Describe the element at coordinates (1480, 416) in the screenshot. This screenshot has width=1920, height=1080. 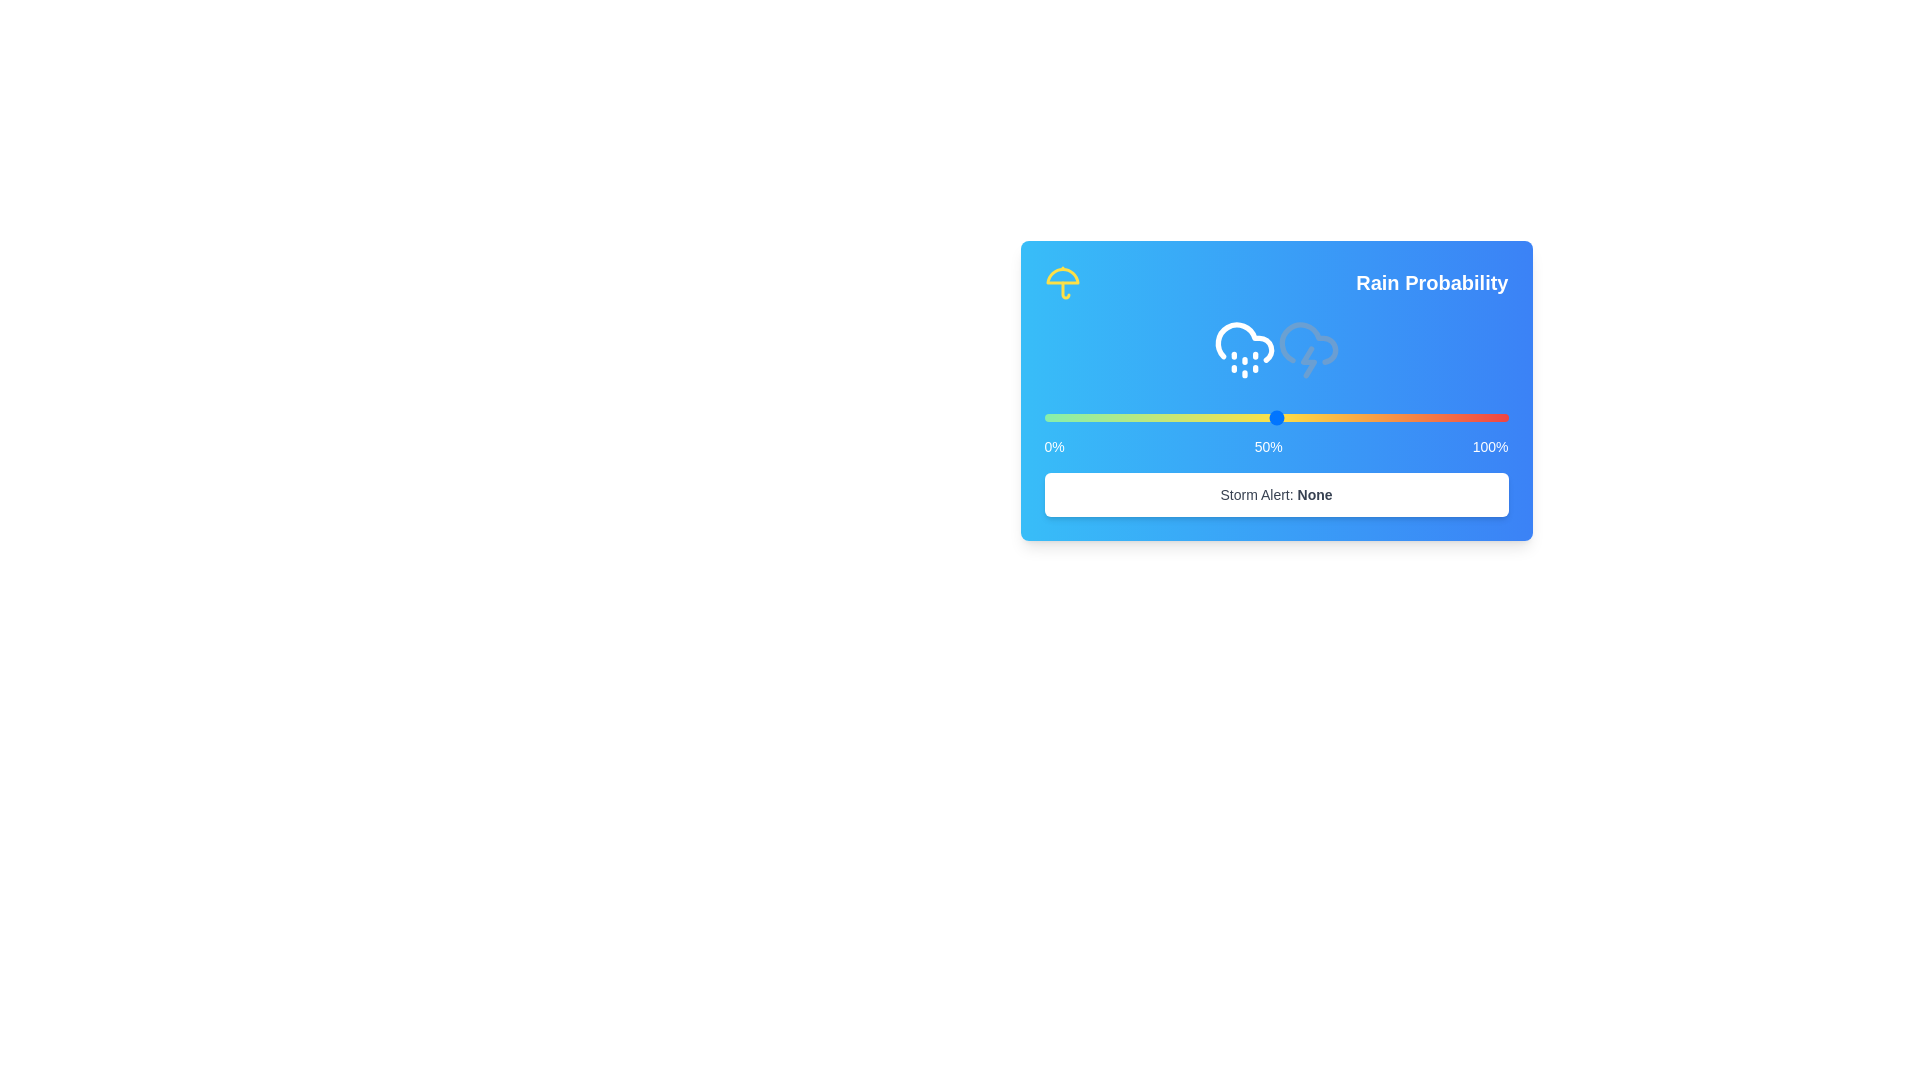
I see `the rain probability slider to 94%` at that location.